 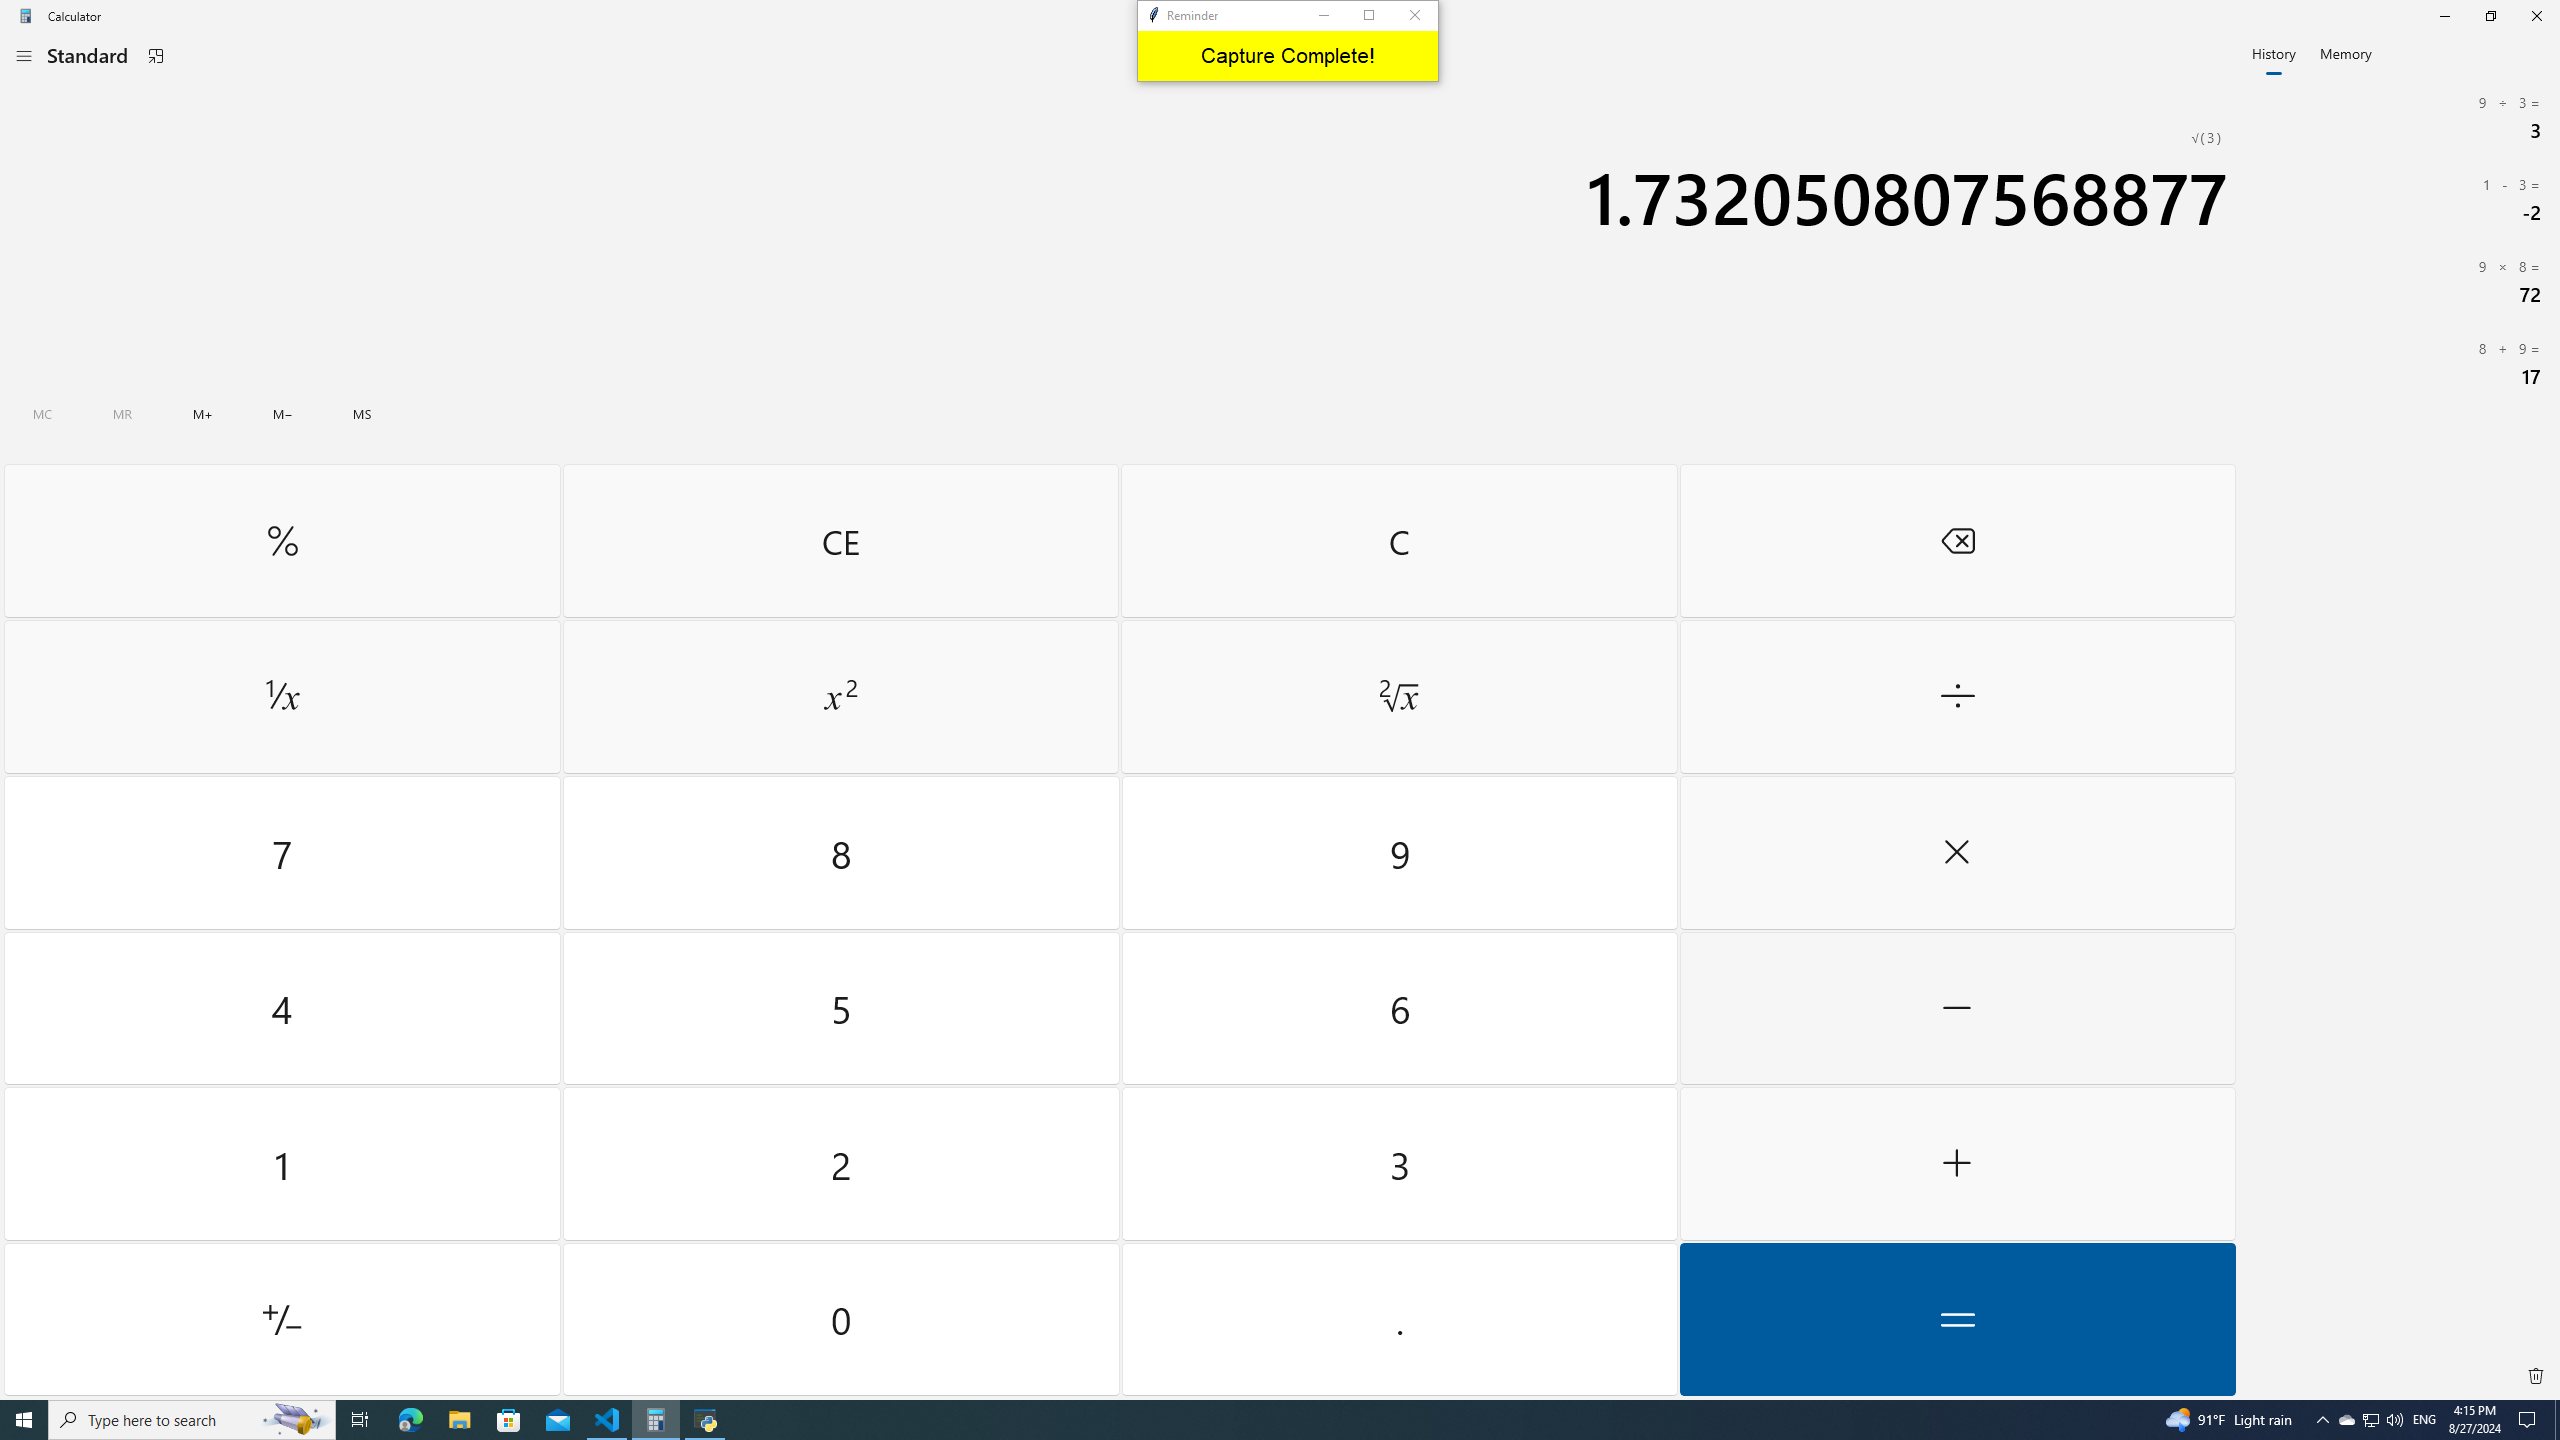 I want to click on 'Percent', so click(x=281, y=540).